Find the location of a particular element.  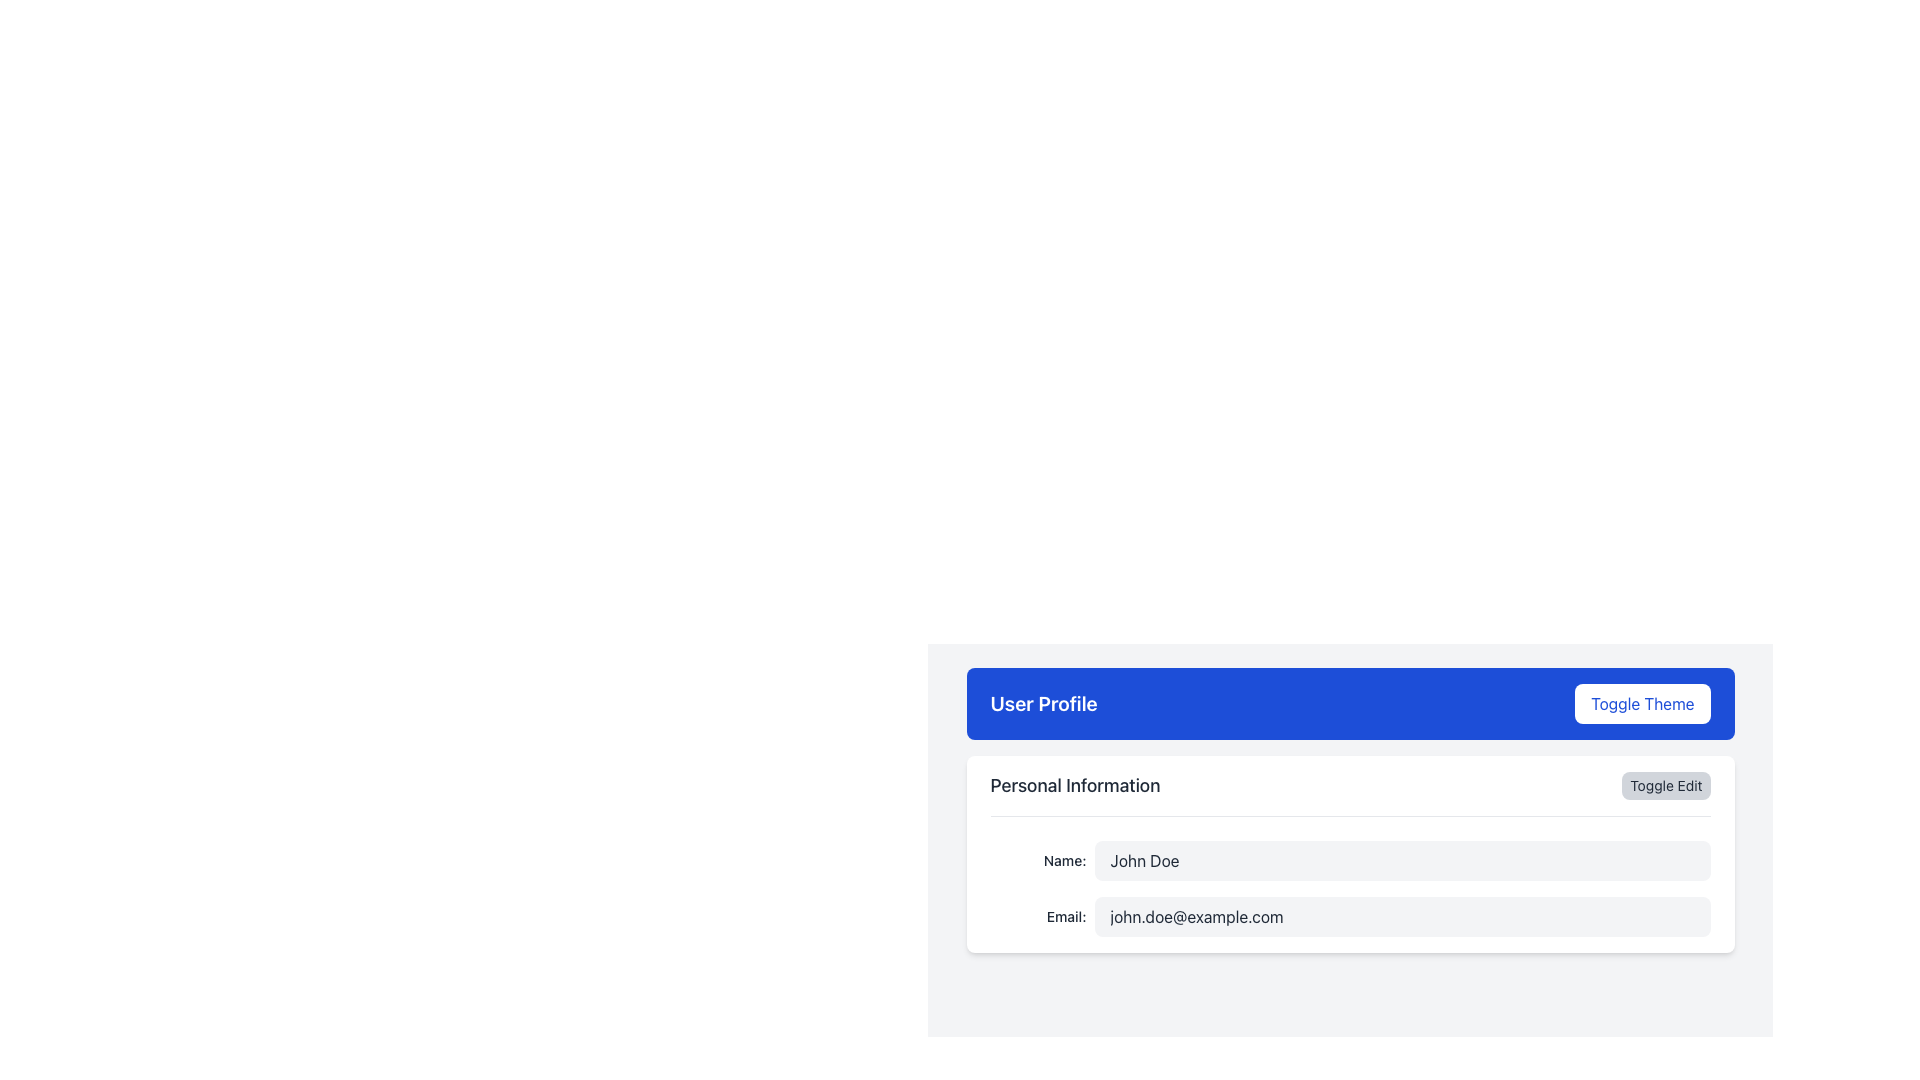

the Text Label that indicates the email input field in the 'Personal Information' card, positioned below the 'Name' field is located at coordinates (1038, 917).